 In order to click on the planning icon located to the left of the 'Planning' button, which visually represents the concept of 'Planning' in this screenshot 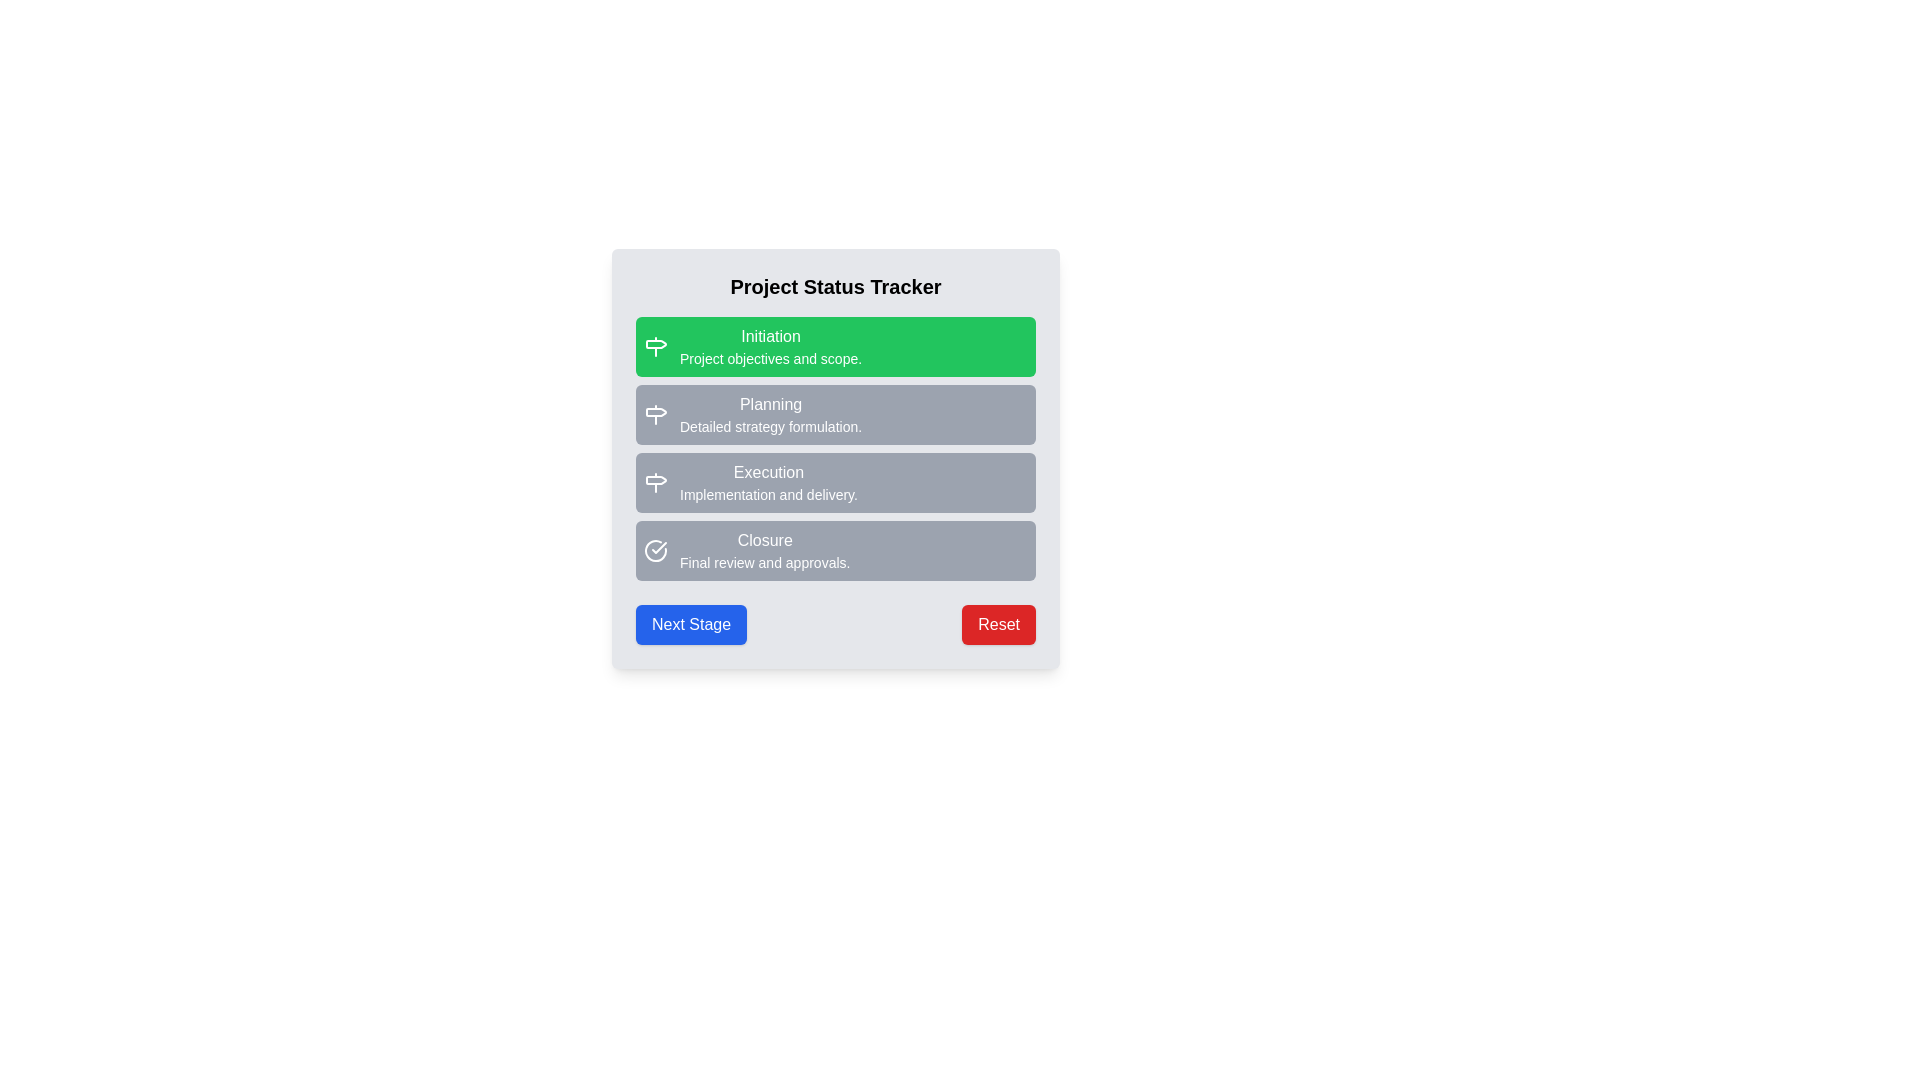, I will do `click(656, 414)`.